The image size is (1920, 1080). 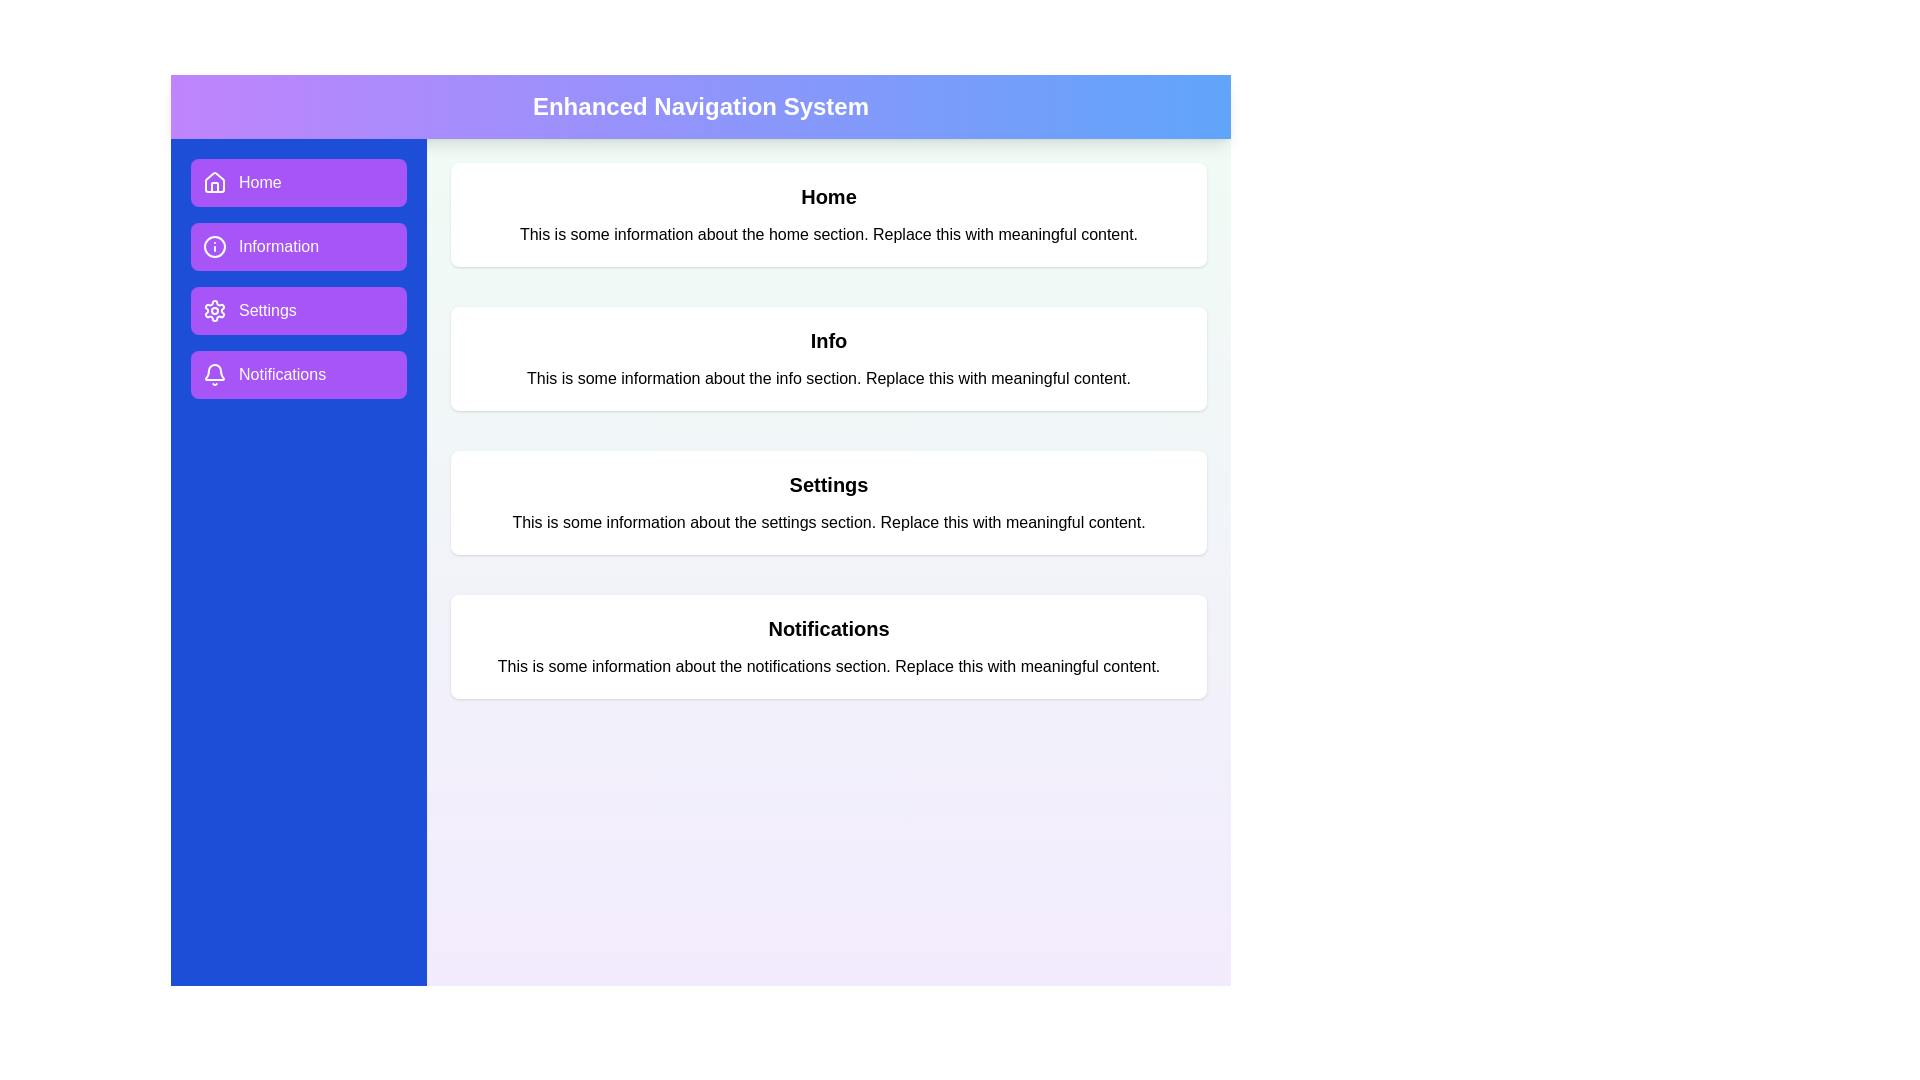 I want to click on the gear symbol icon in the vertical sidebar menu, so click(x=215, y=311).